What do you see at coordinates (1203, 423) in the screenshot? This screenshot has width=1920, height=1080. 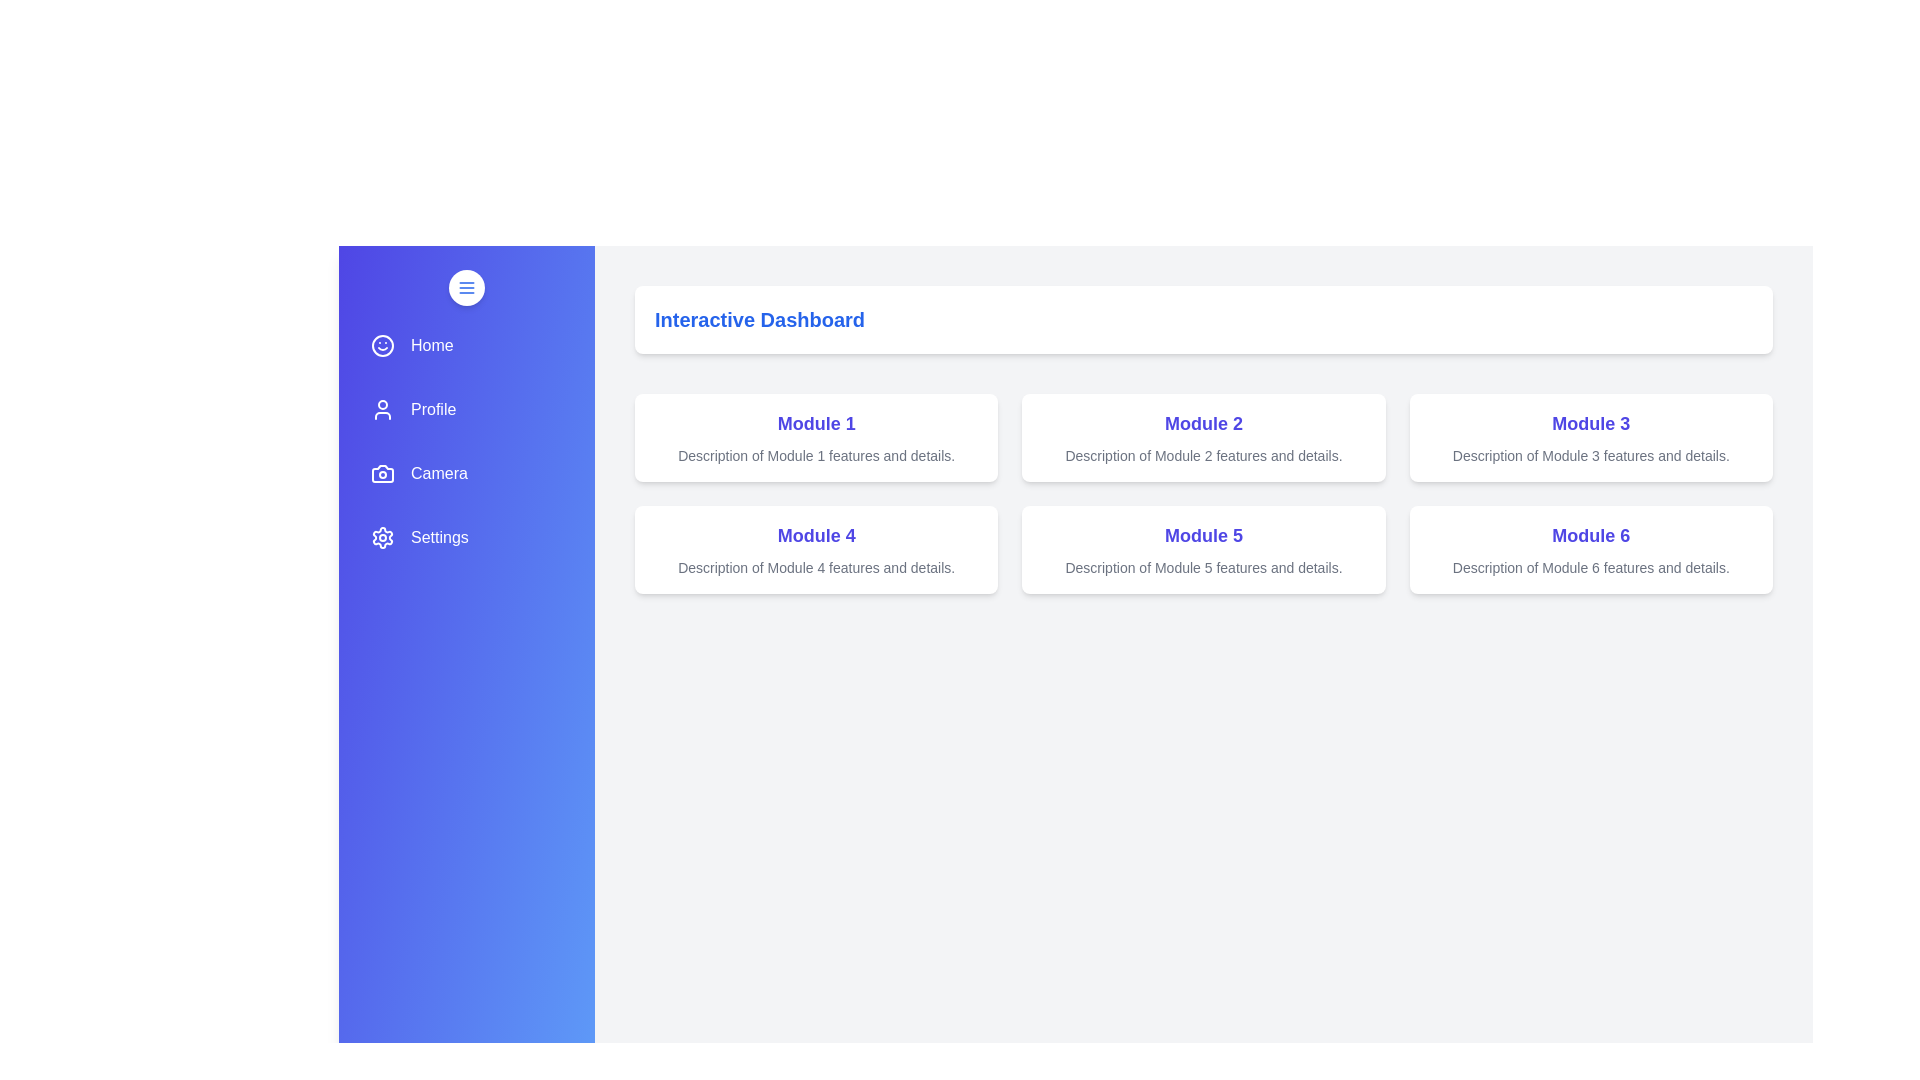 I see `the text label that serves as the title or name of the module in the second card of a horizontally-aligned list` at bounding box center [1203, 423].